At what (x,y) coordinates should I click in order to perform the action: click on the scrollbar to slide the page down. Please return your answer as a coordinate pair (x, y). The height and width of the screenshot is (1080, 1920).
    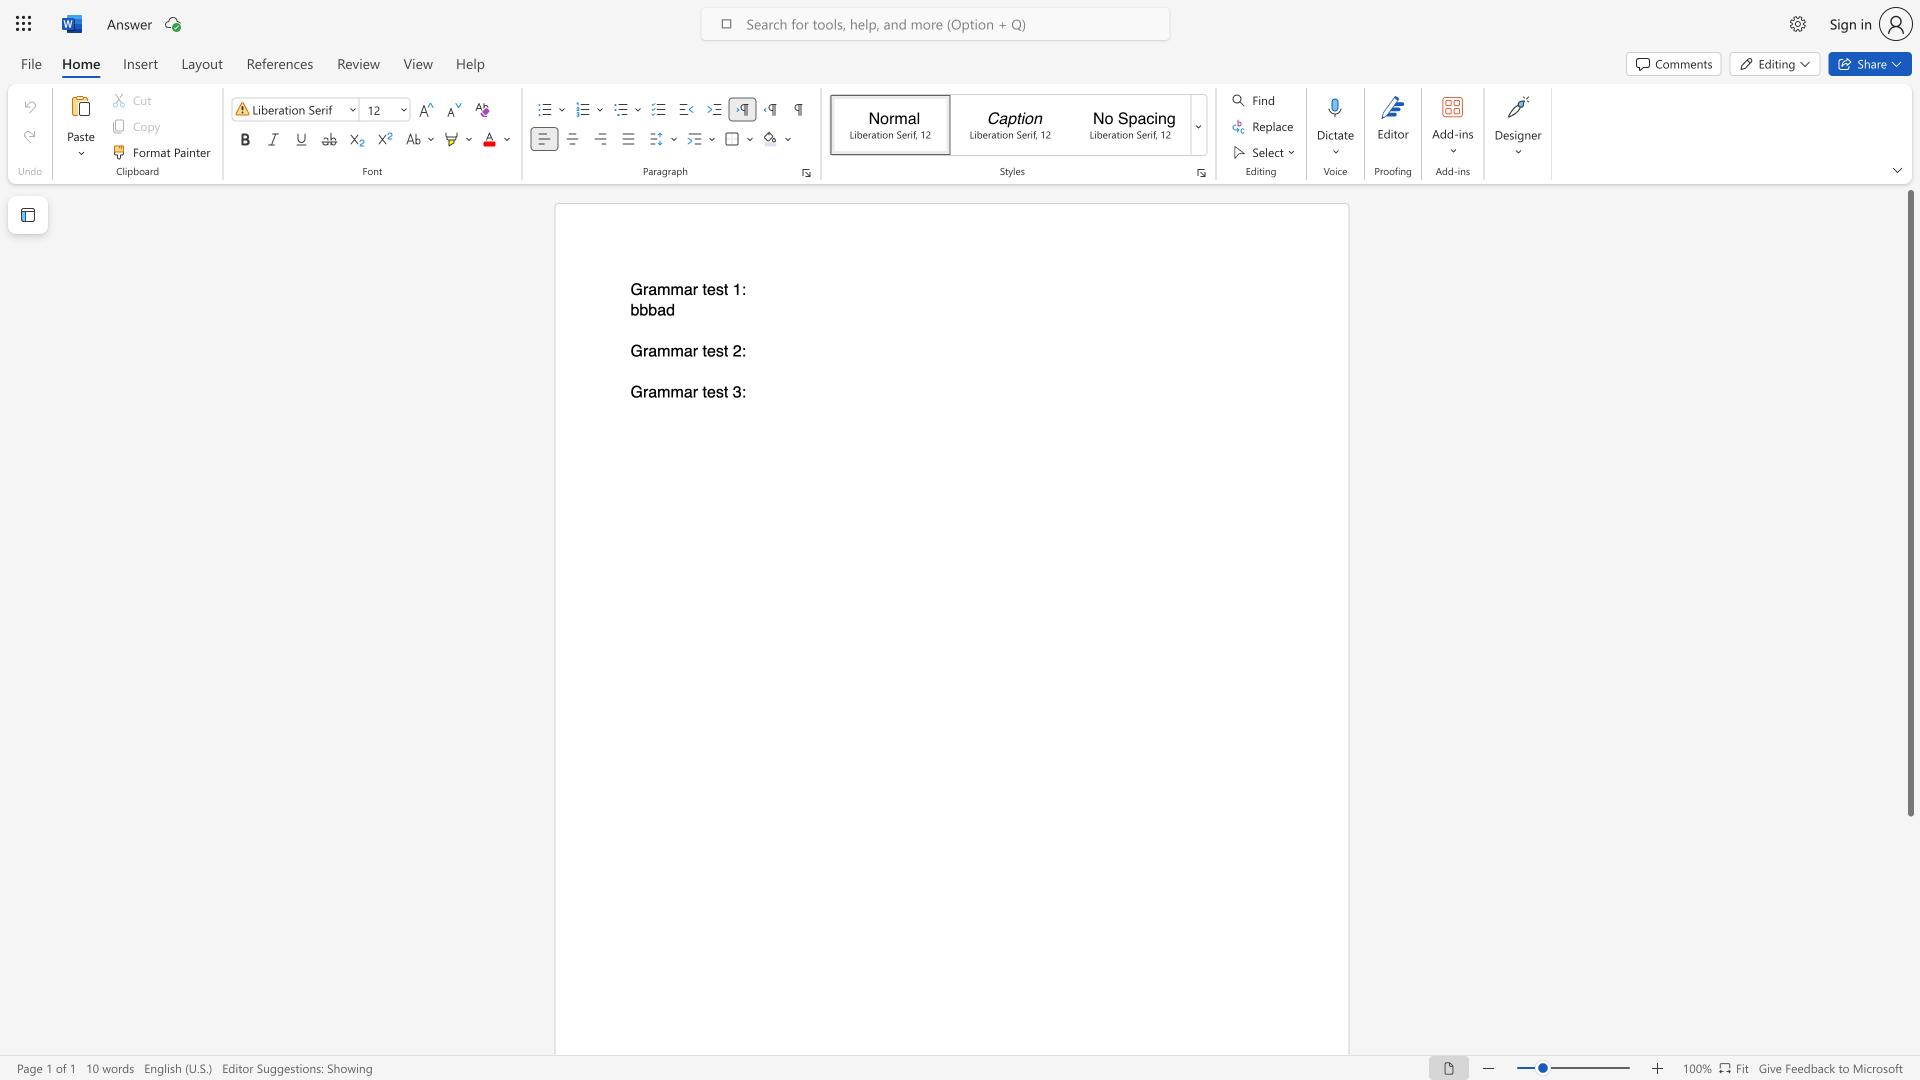
    Looking at the image, I should click on (1909, 948).